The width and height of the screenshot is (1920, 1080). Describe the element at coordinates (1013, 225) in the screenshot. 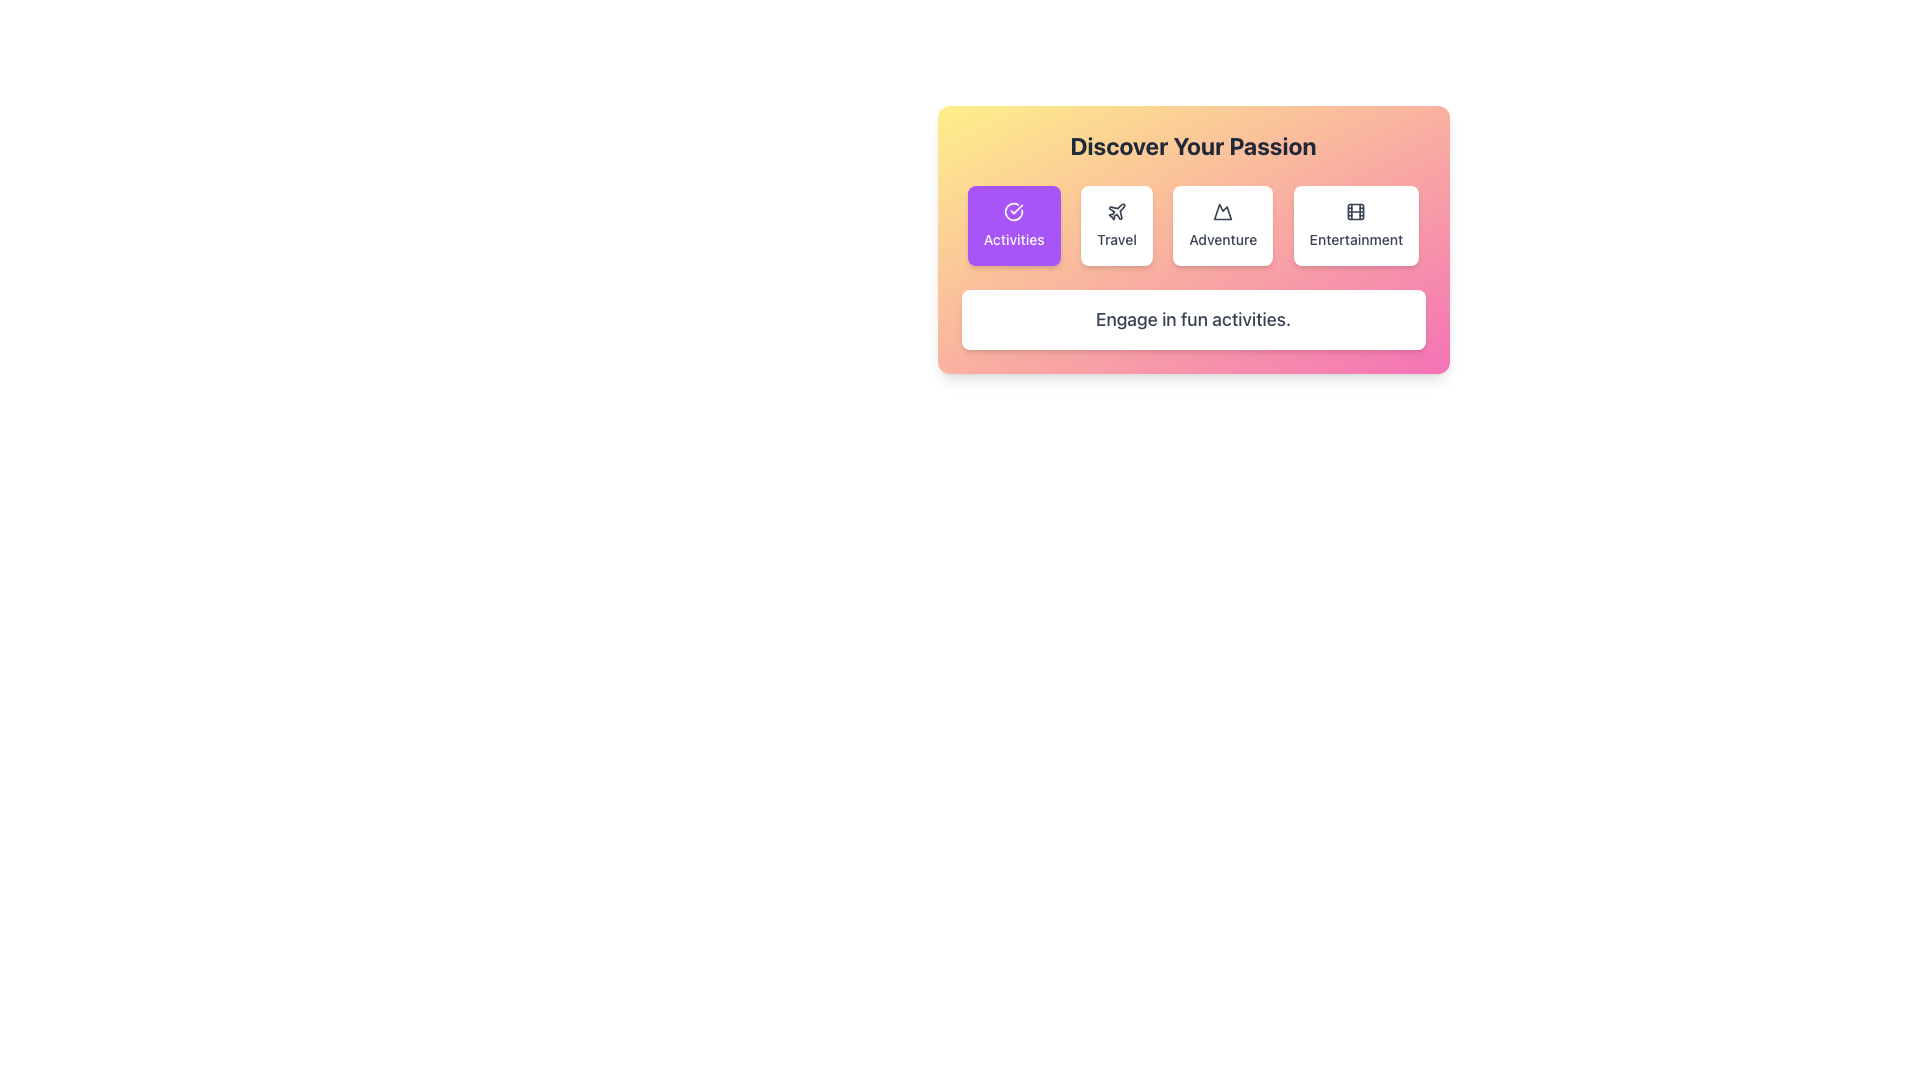

I see `the purple button labeled 'Activities' with a circular checkmark icon` at that location.